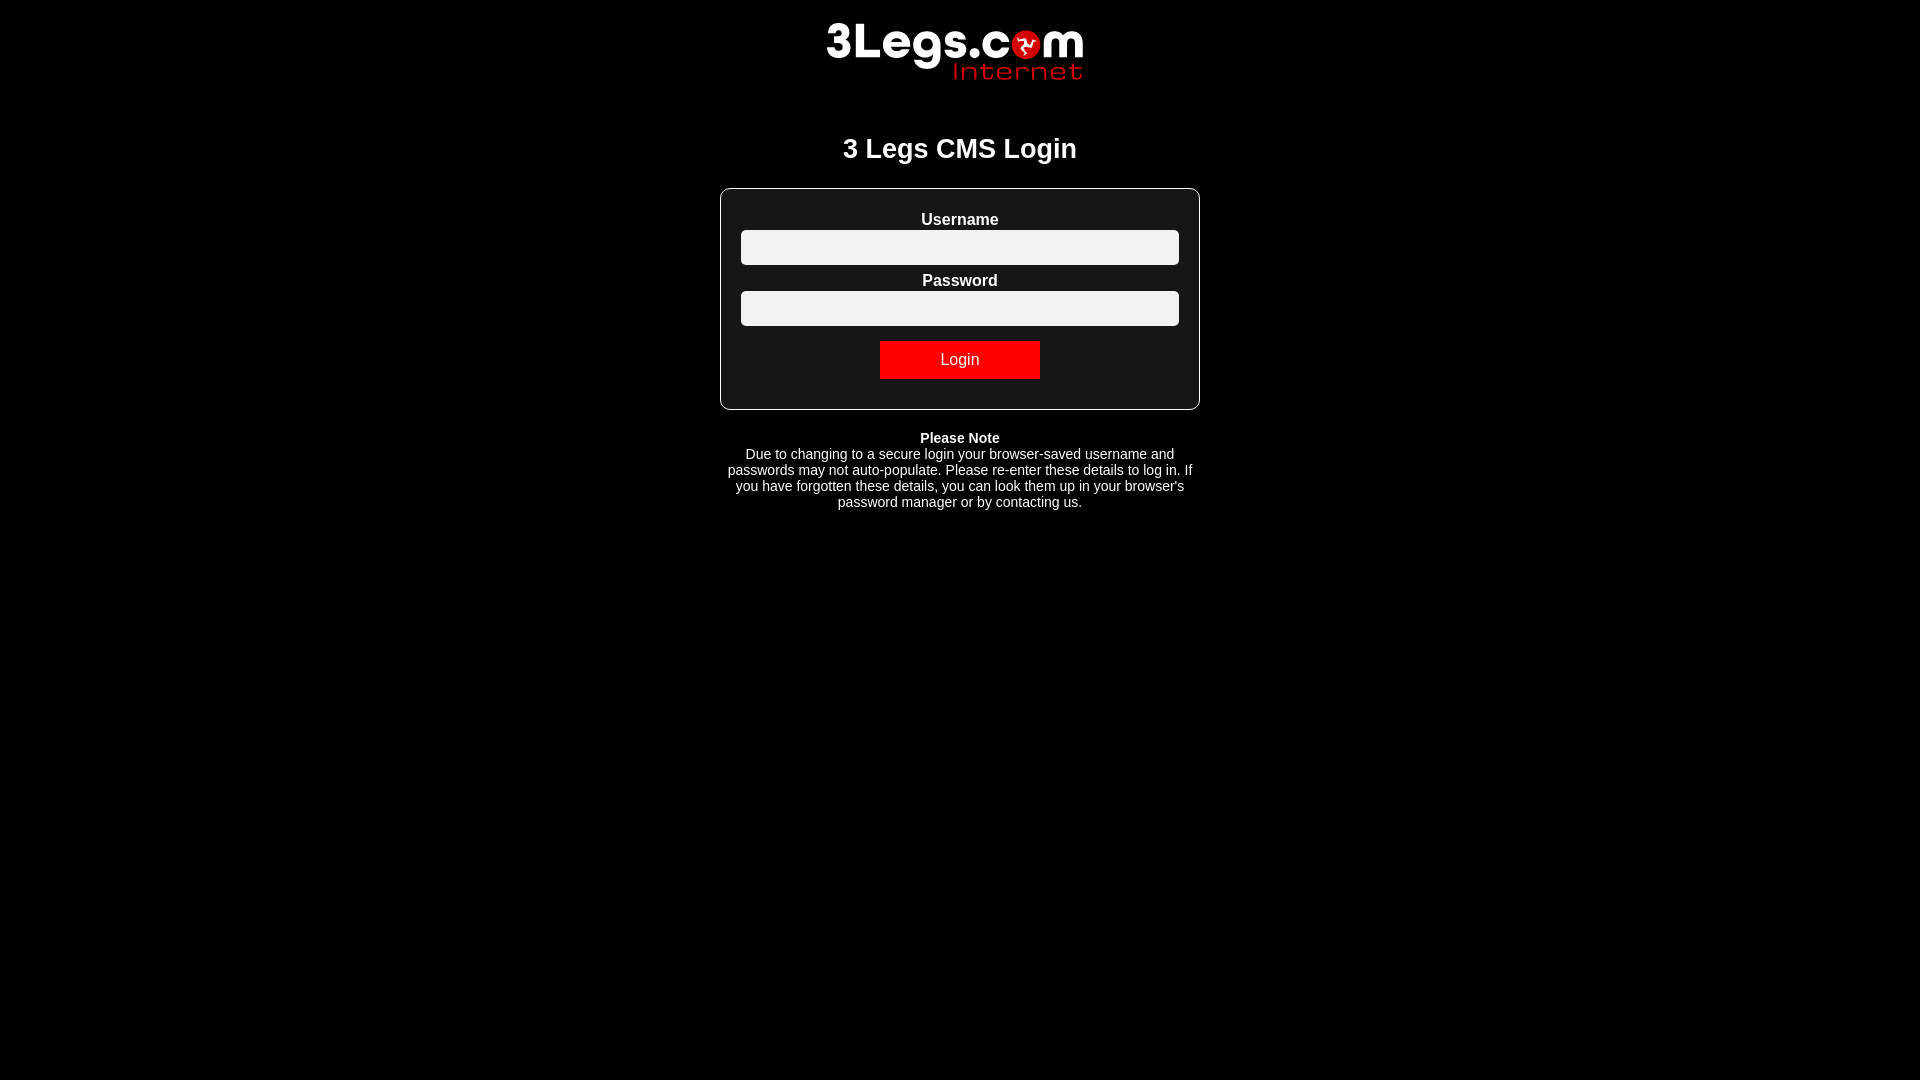 This screenshot has width=1920, height=1080. I want to click on 'Login', so click(960, 358).